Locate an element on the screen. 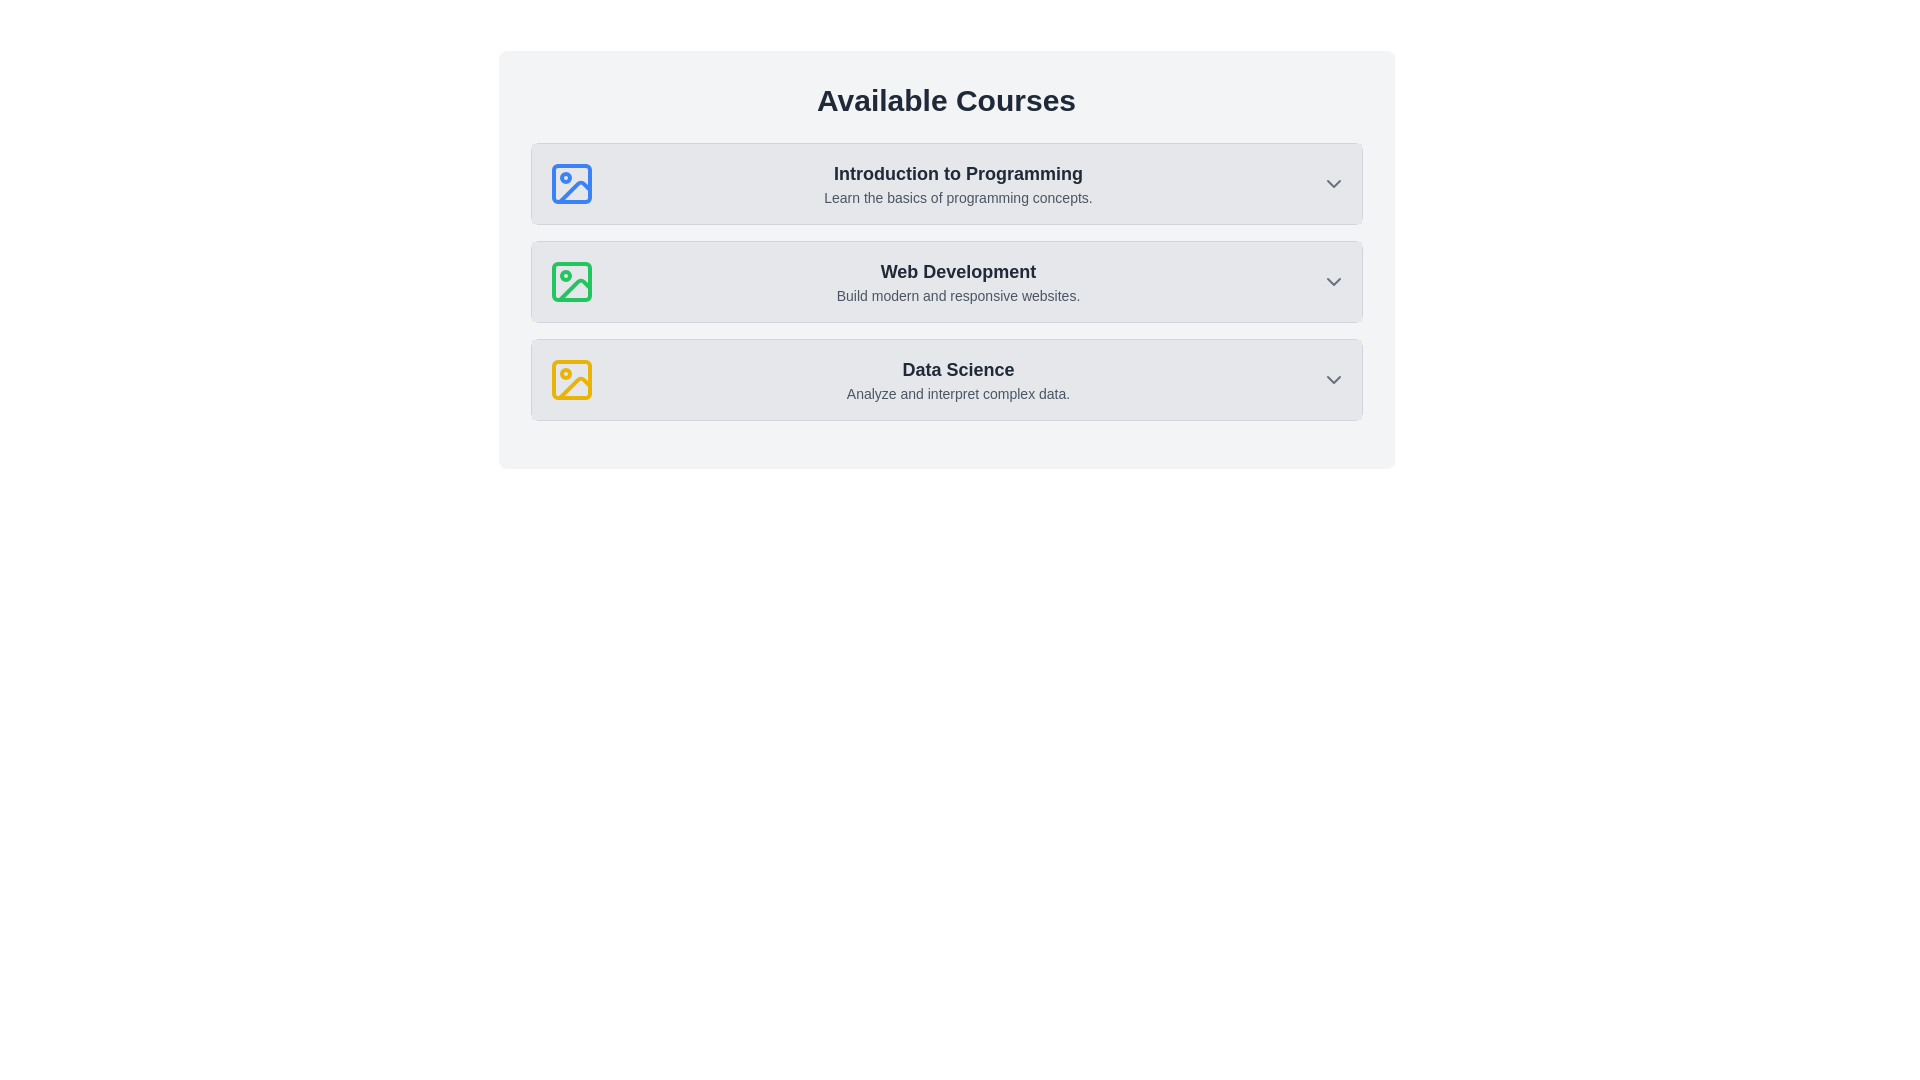  the text label that provides a description for the 'Web Development' section, located beneath the main heading in the 'Available Courses' list is located at coordinates (957, 296).